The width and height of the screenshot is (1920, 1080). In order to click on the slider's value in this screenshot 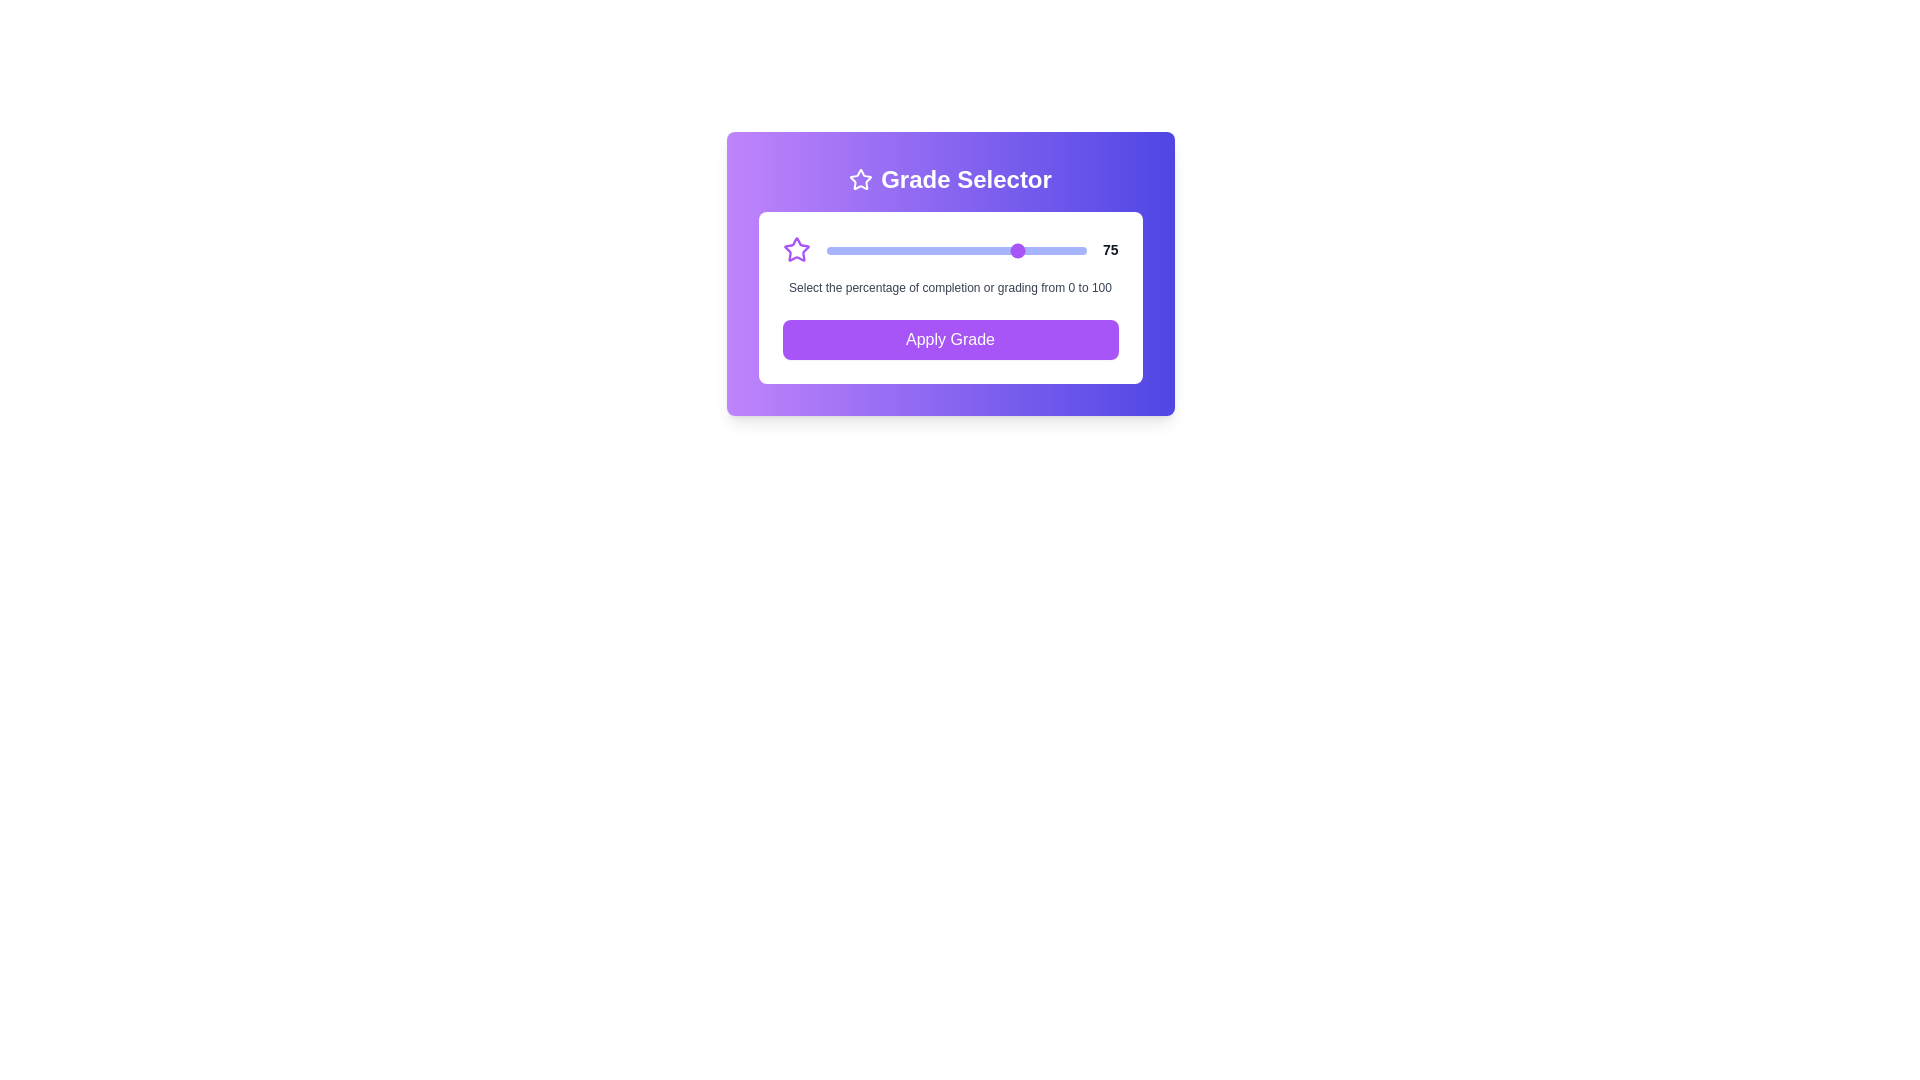, I will do `click(993, 249)`.